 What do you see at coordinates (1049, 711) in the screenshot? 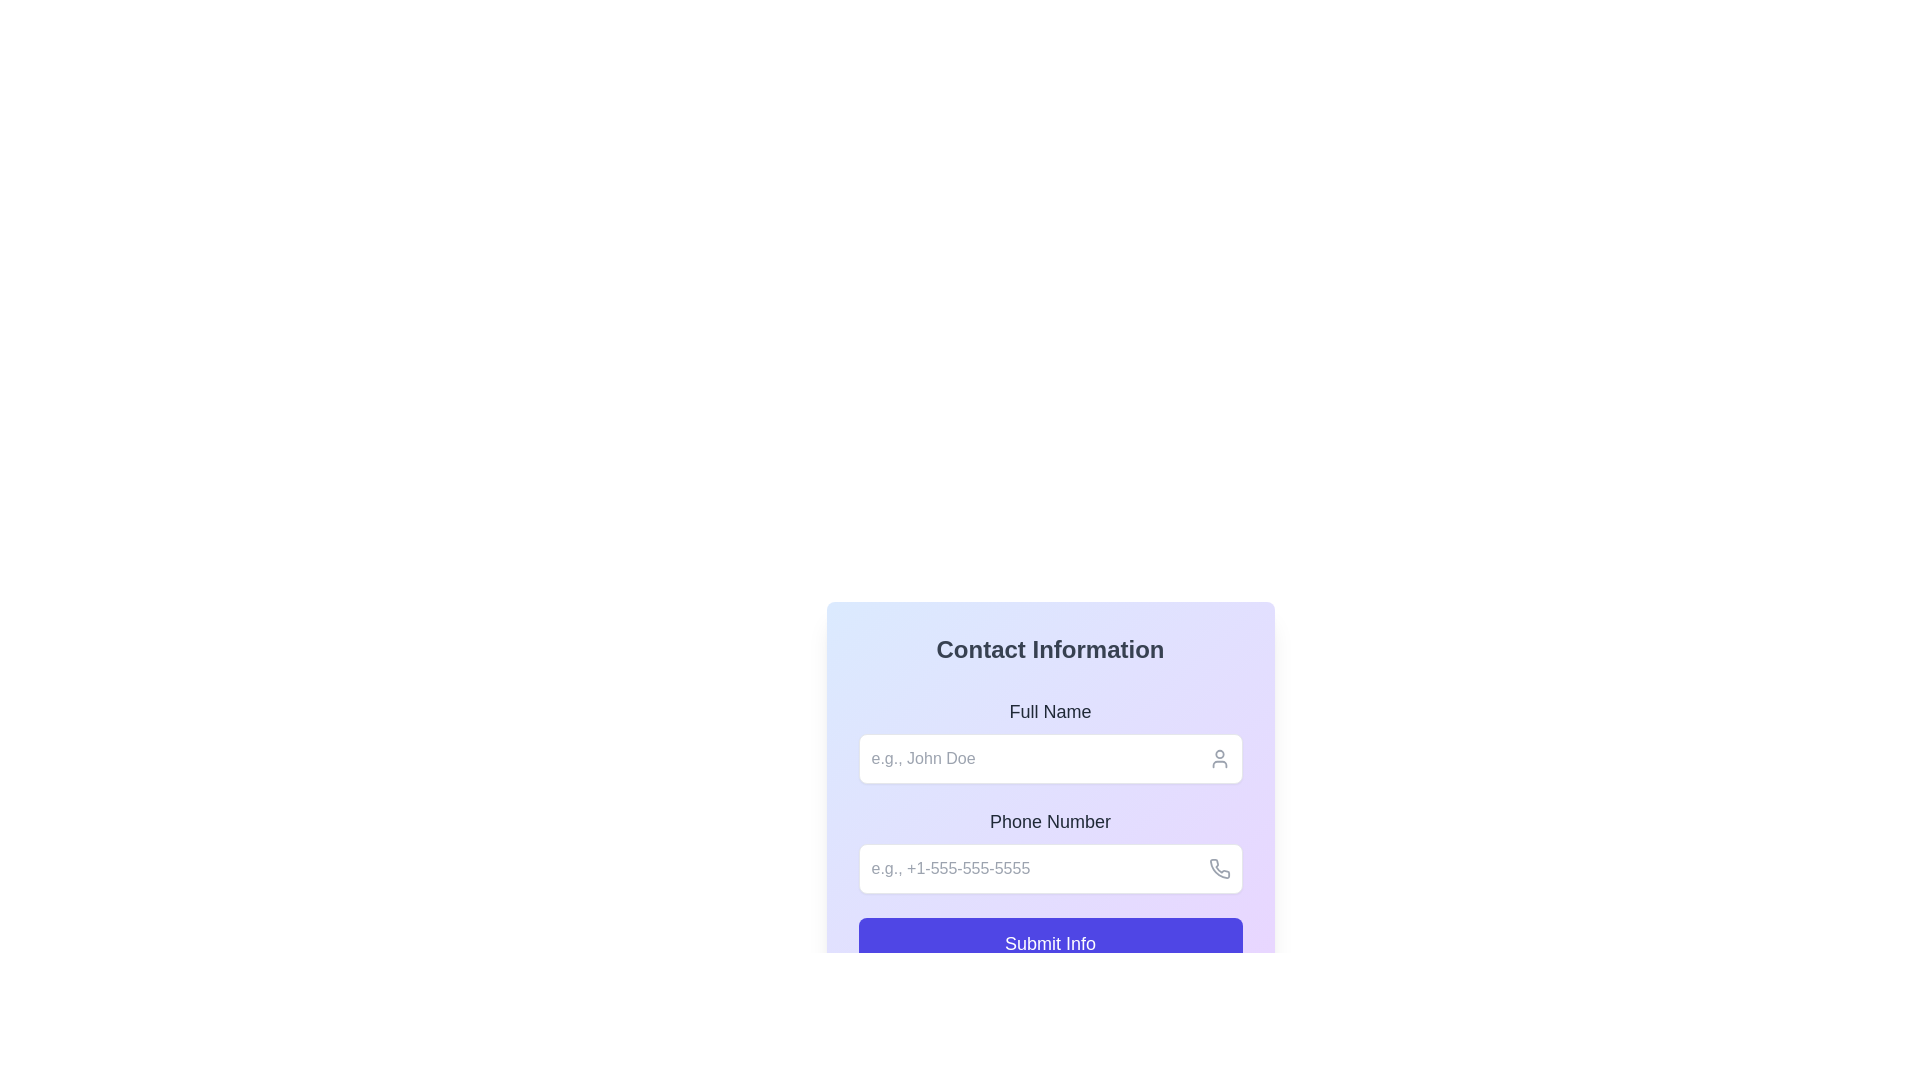
I see `the label for entering the full name, which is located under the section title 'Contact Information' in the form interface` at bounding box center [1049, 711].